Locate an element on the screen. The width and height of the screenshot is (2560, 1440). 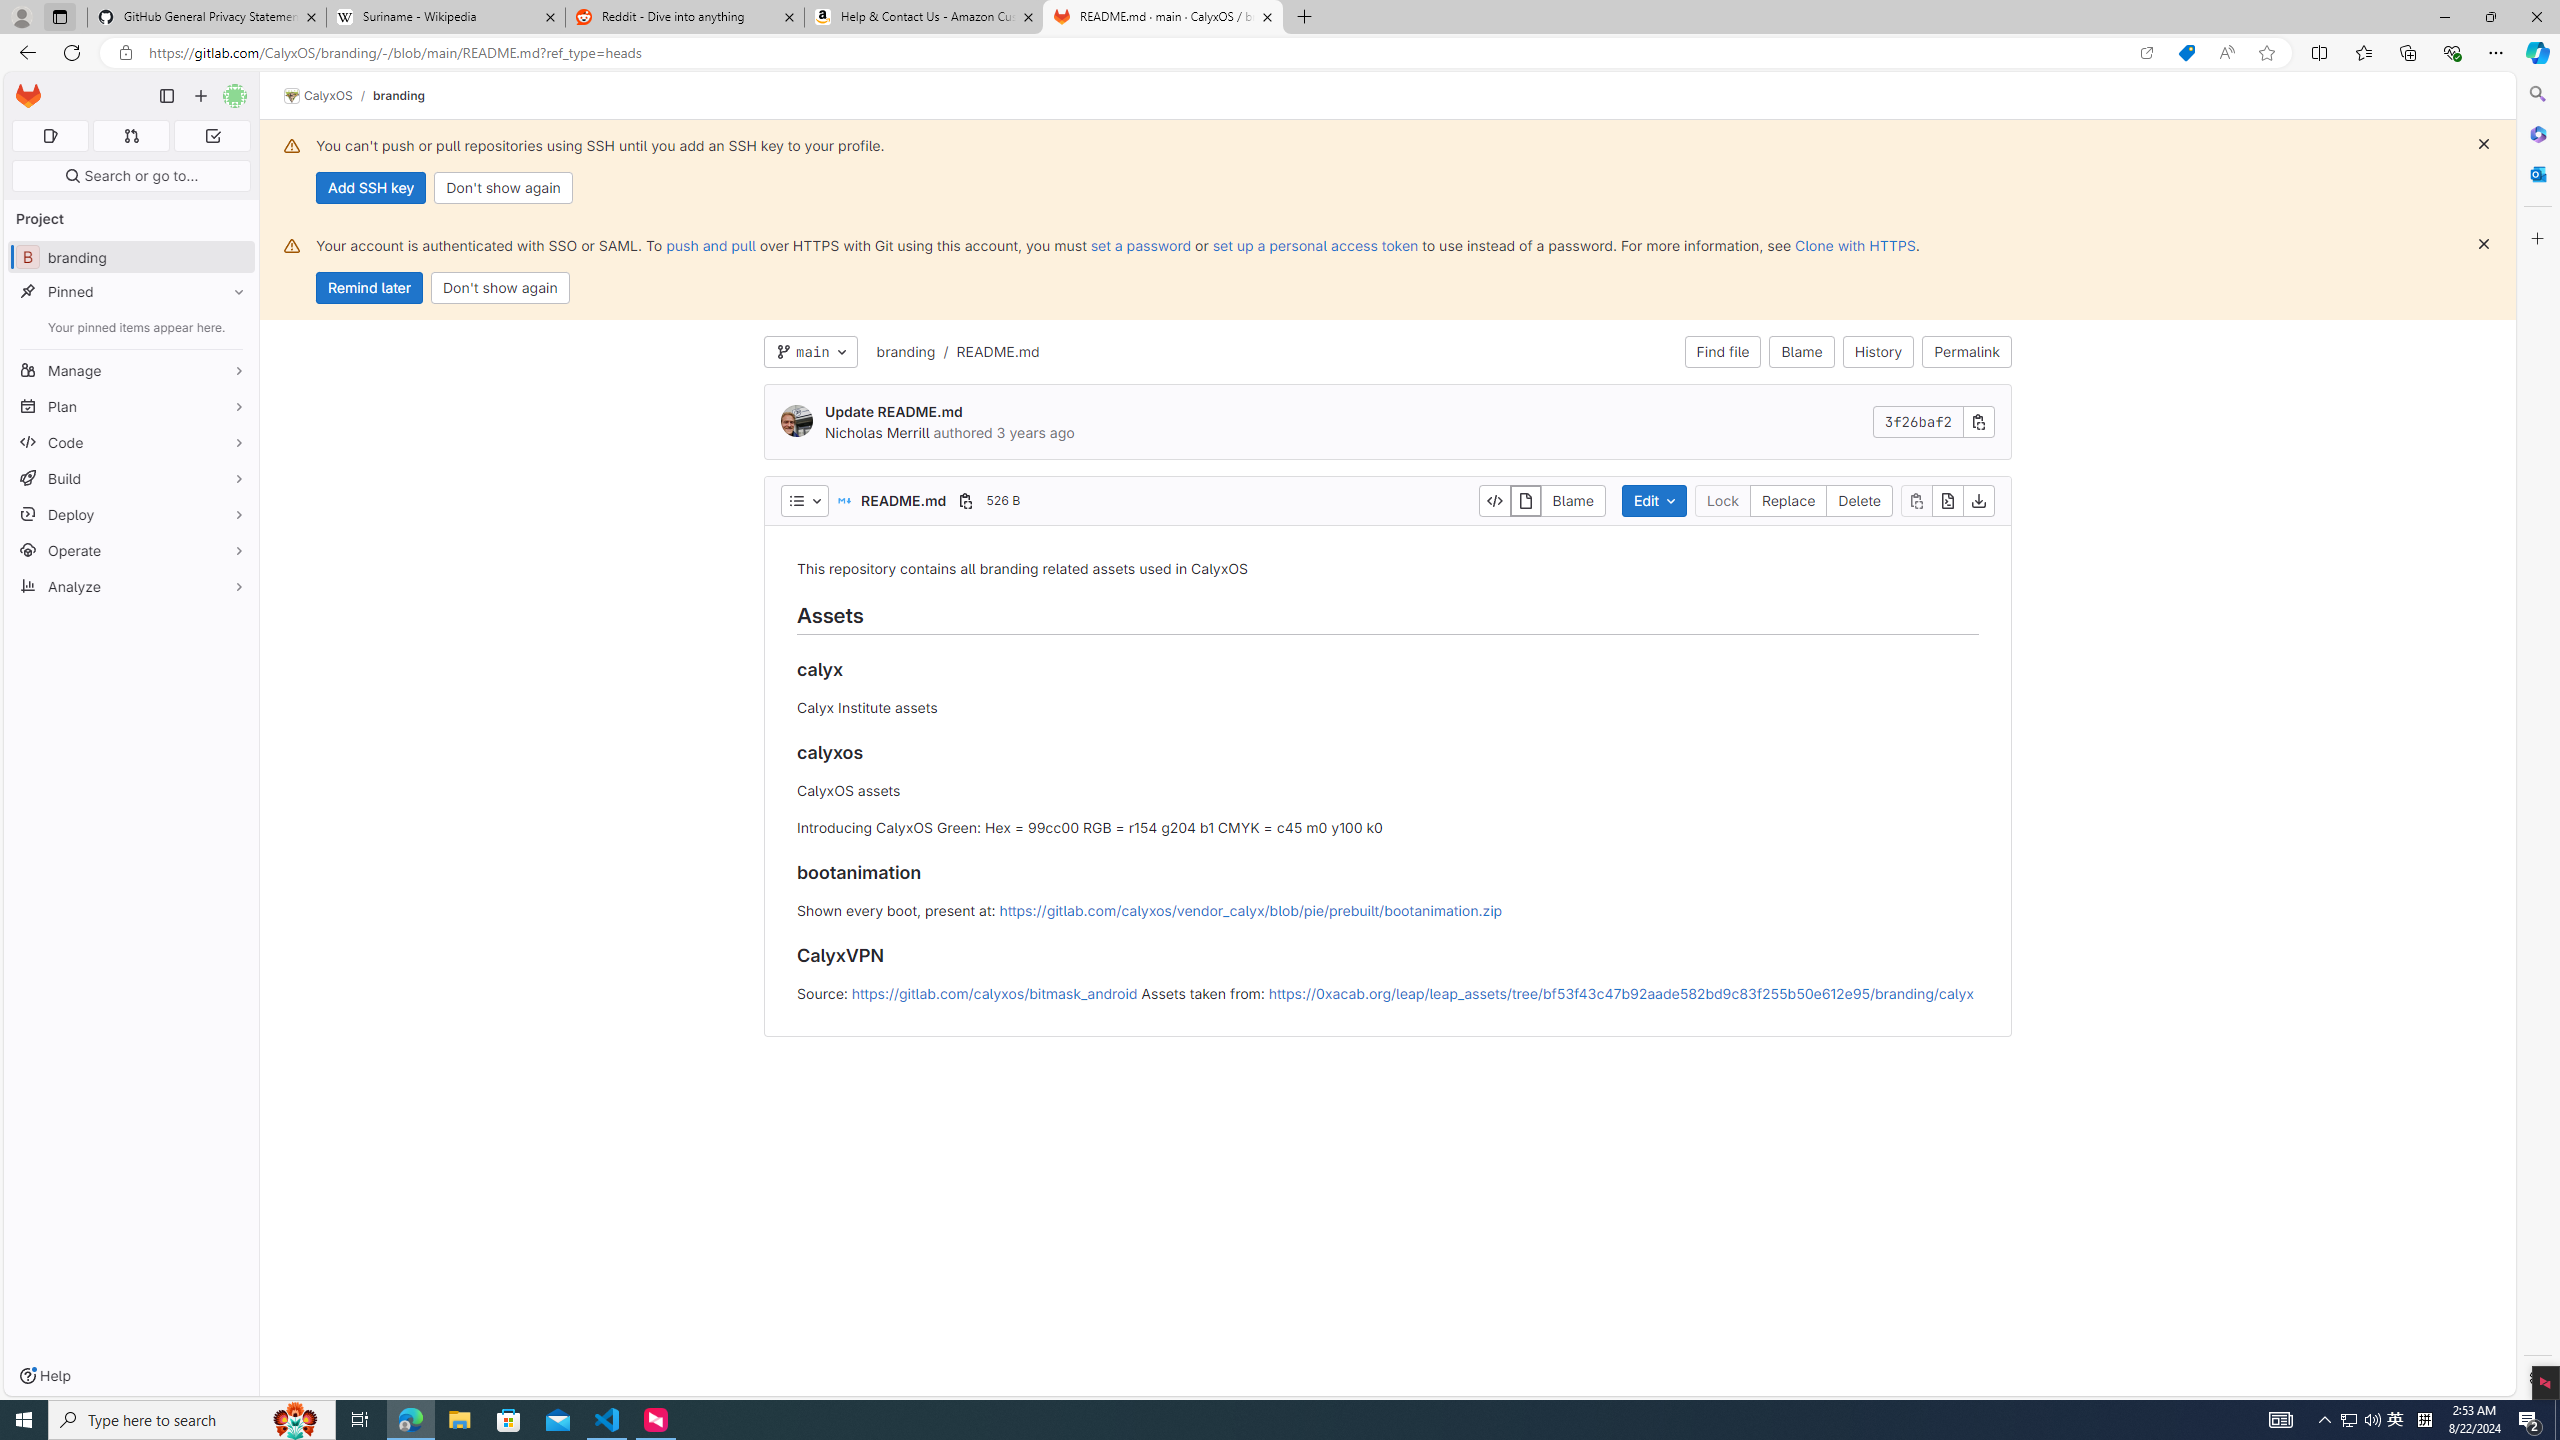
'set up a personal access token' is located at coordinates (1313, 245).